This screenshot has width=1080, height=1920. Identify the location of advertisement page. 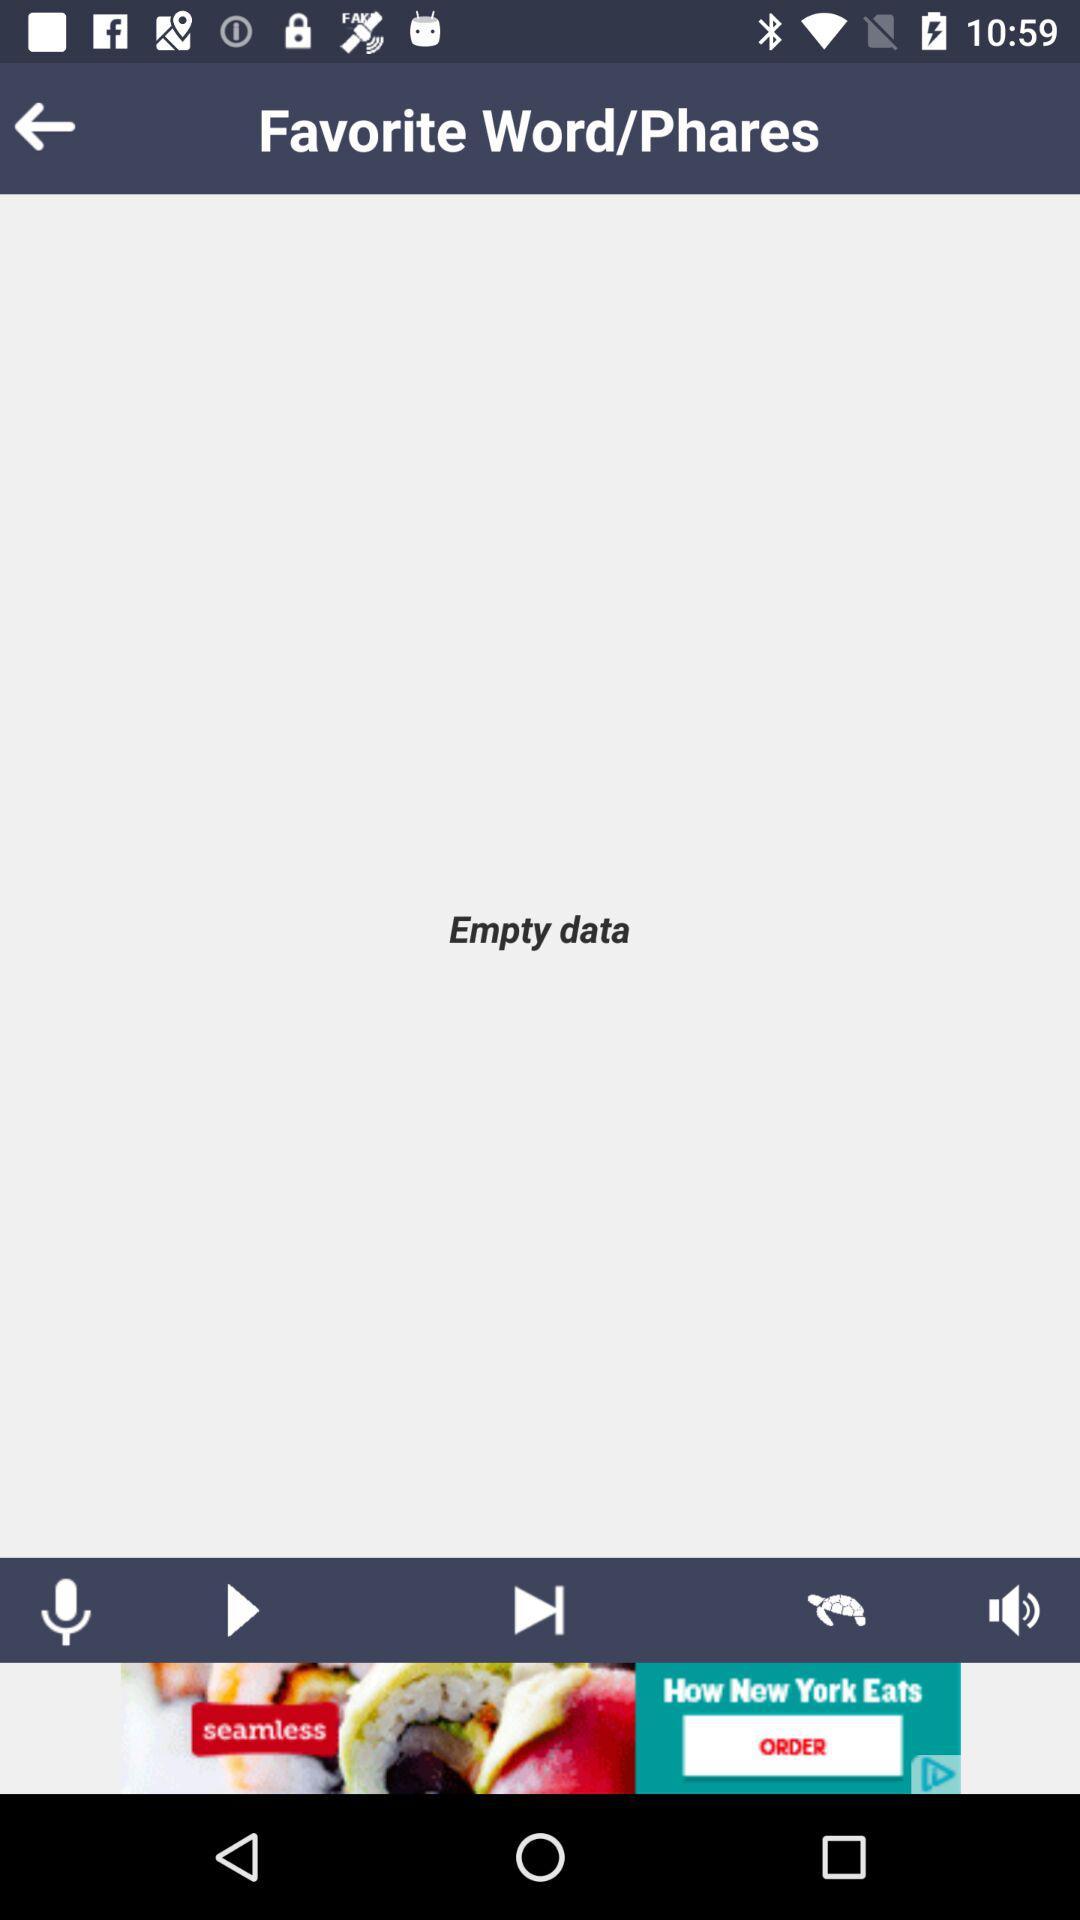
(540, 1727).